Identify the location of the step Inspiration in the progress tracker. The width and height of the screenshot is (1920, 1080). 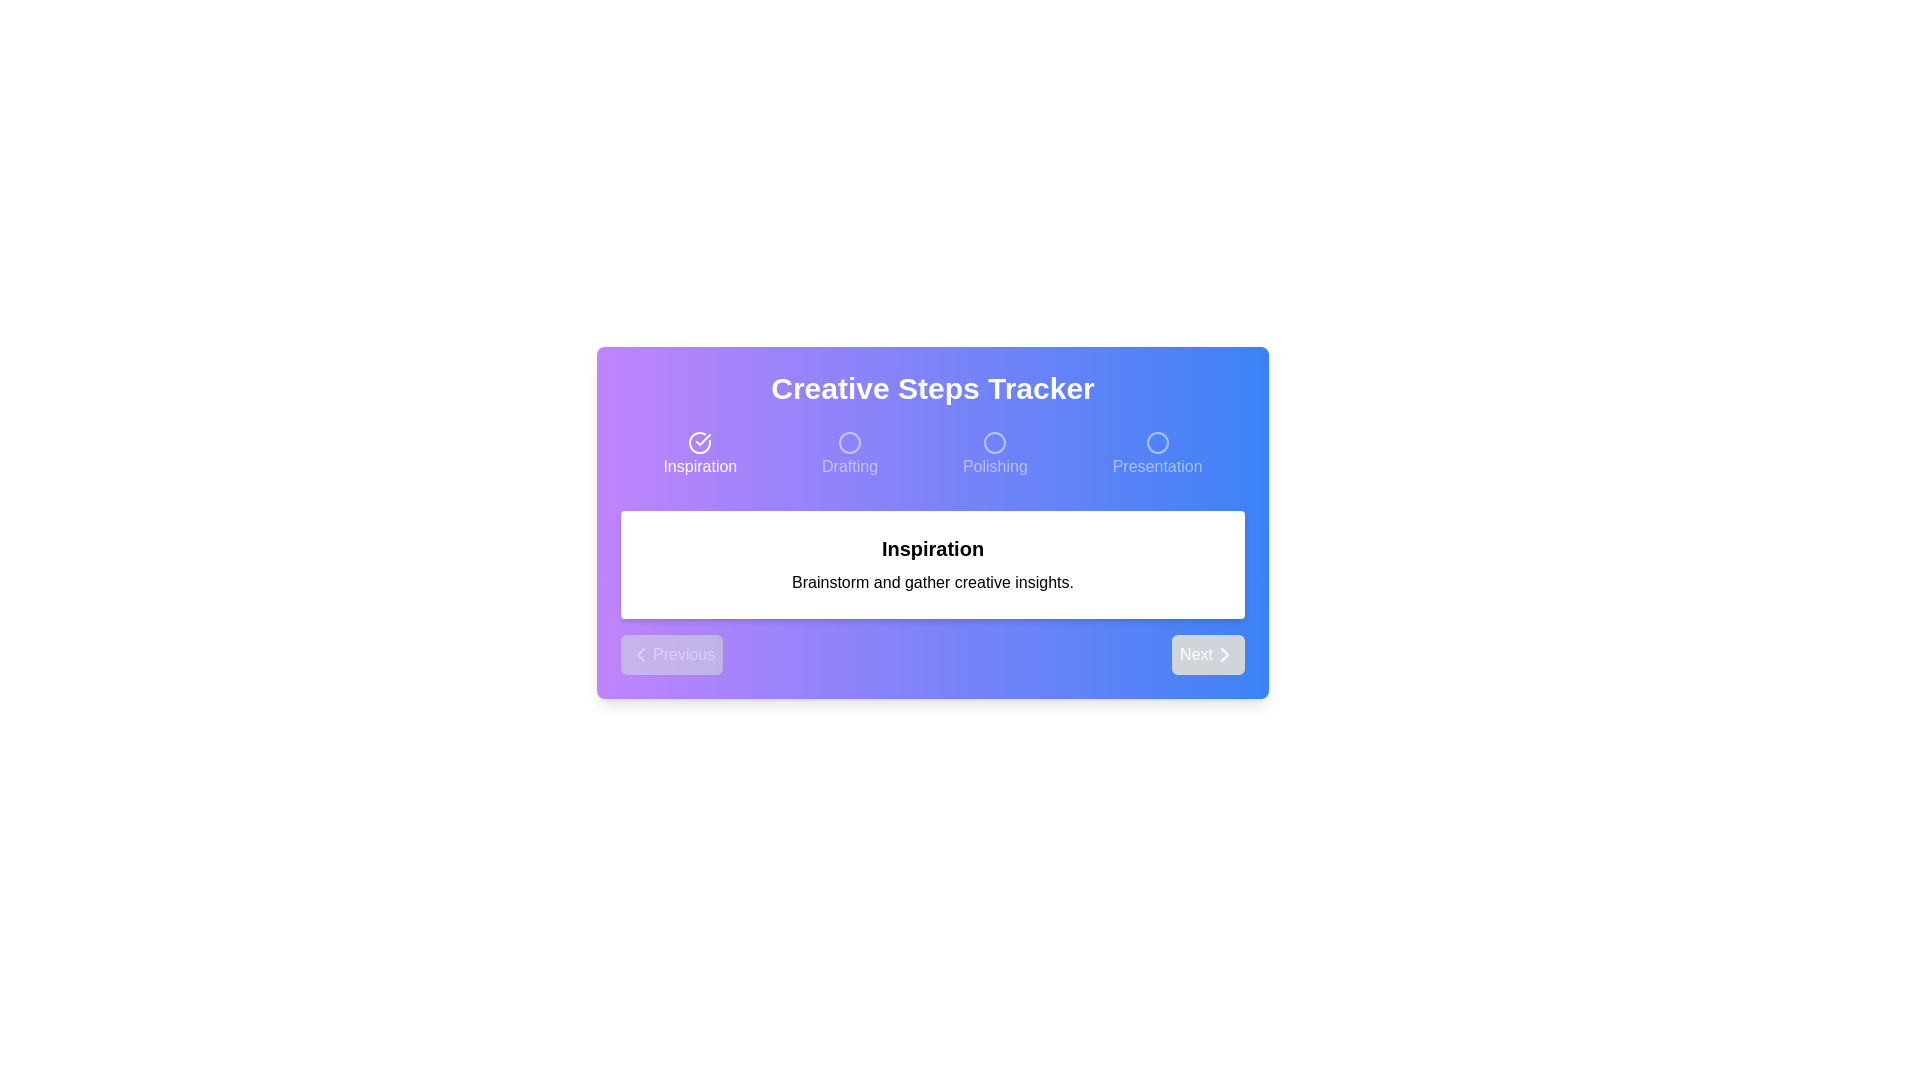
(700, 455).